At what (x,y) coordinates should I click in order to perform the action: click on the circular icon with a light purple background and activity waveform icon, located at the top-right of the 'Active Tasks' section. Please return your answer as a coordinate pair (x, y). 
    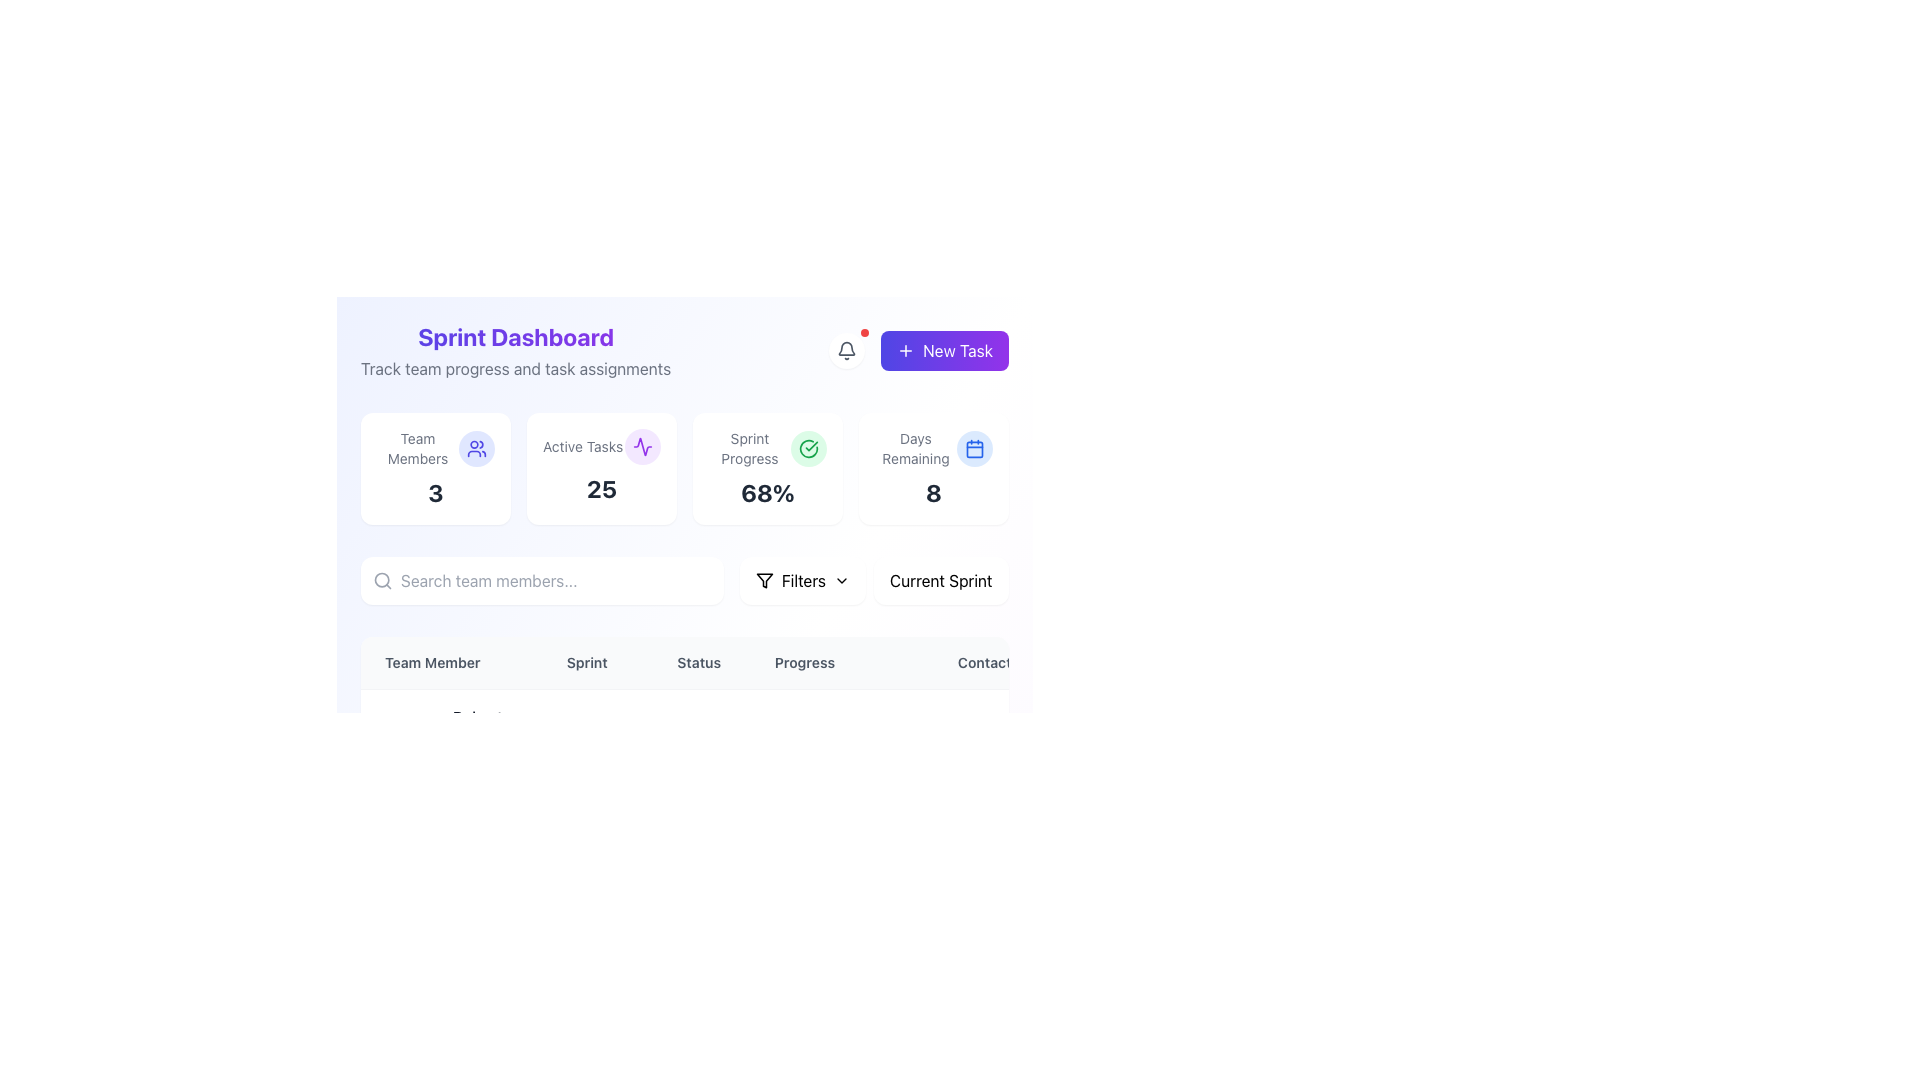
    Looking at the image, I should click on (643, 446).